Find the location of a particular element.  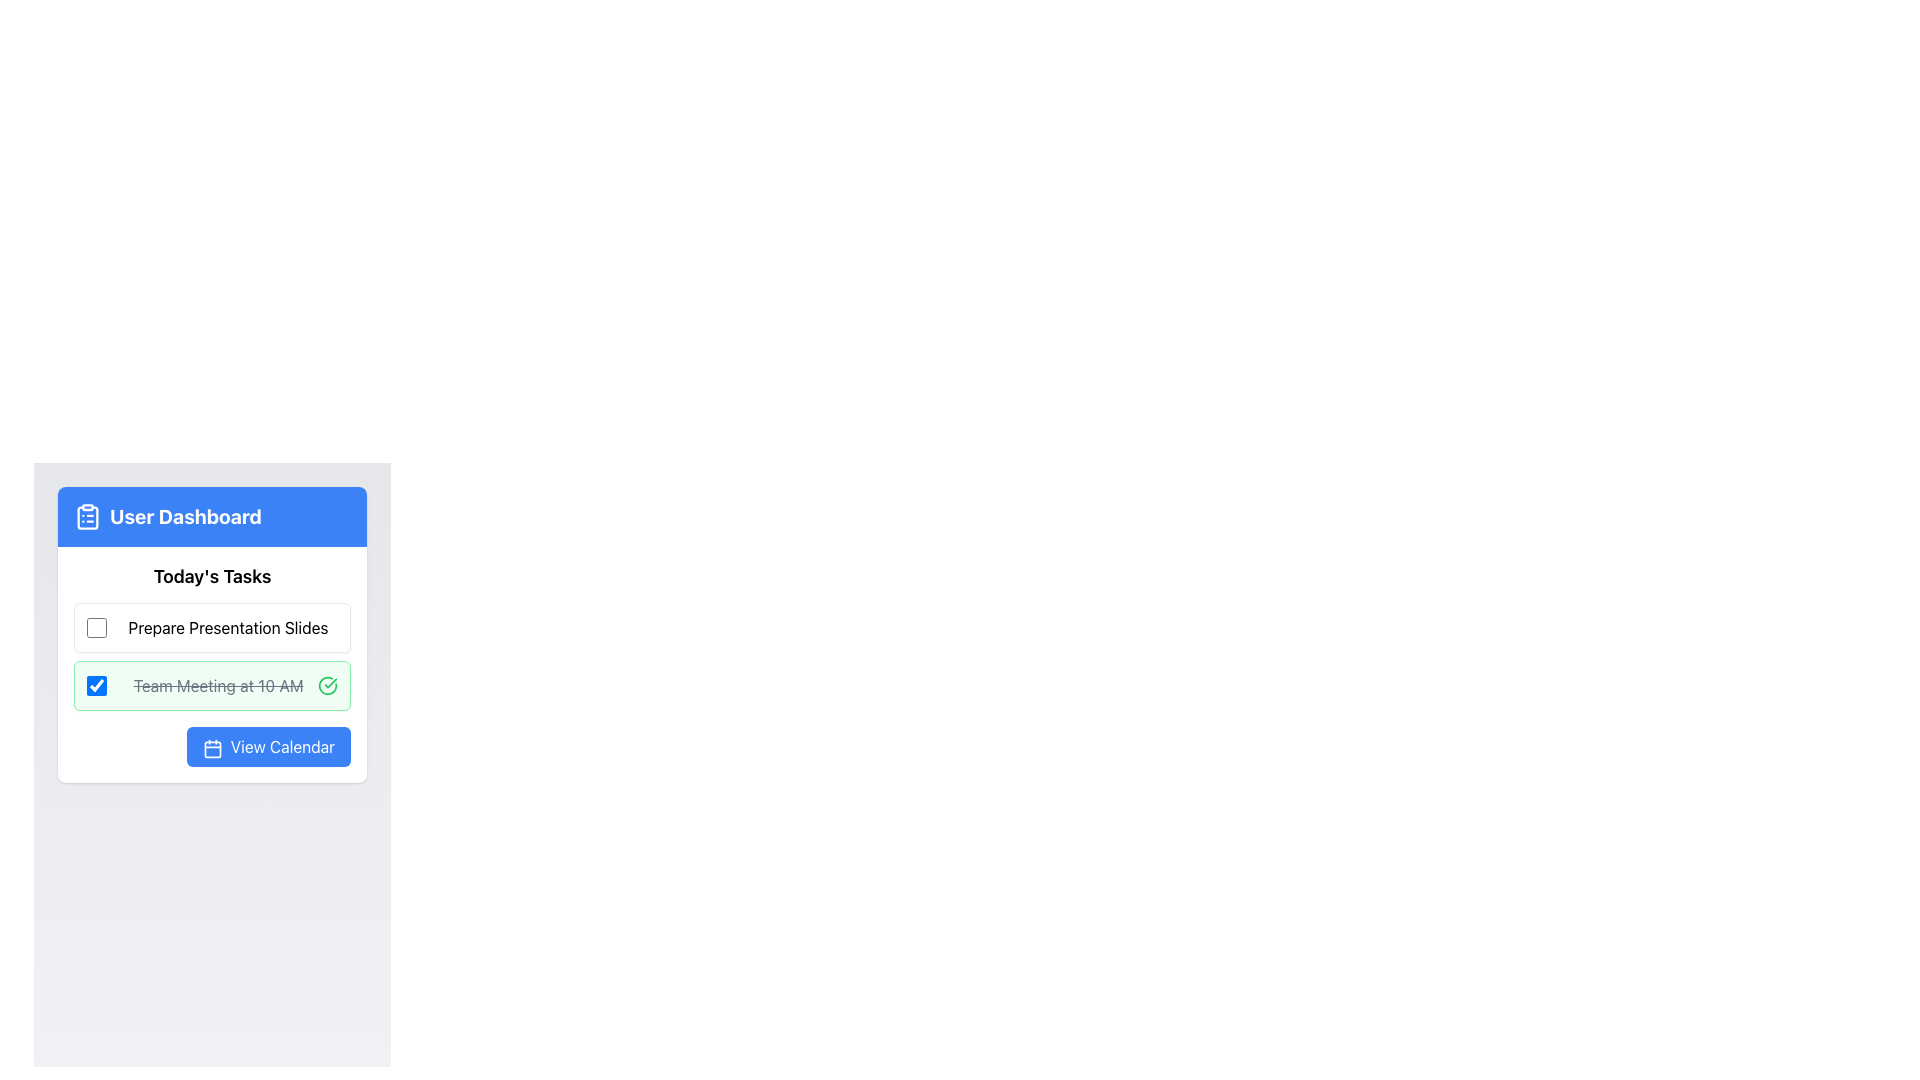

the checkbox of the completed task item located in the 'Today's Tasks' section, which is the second task in the list is located at coordinates (212, 656).